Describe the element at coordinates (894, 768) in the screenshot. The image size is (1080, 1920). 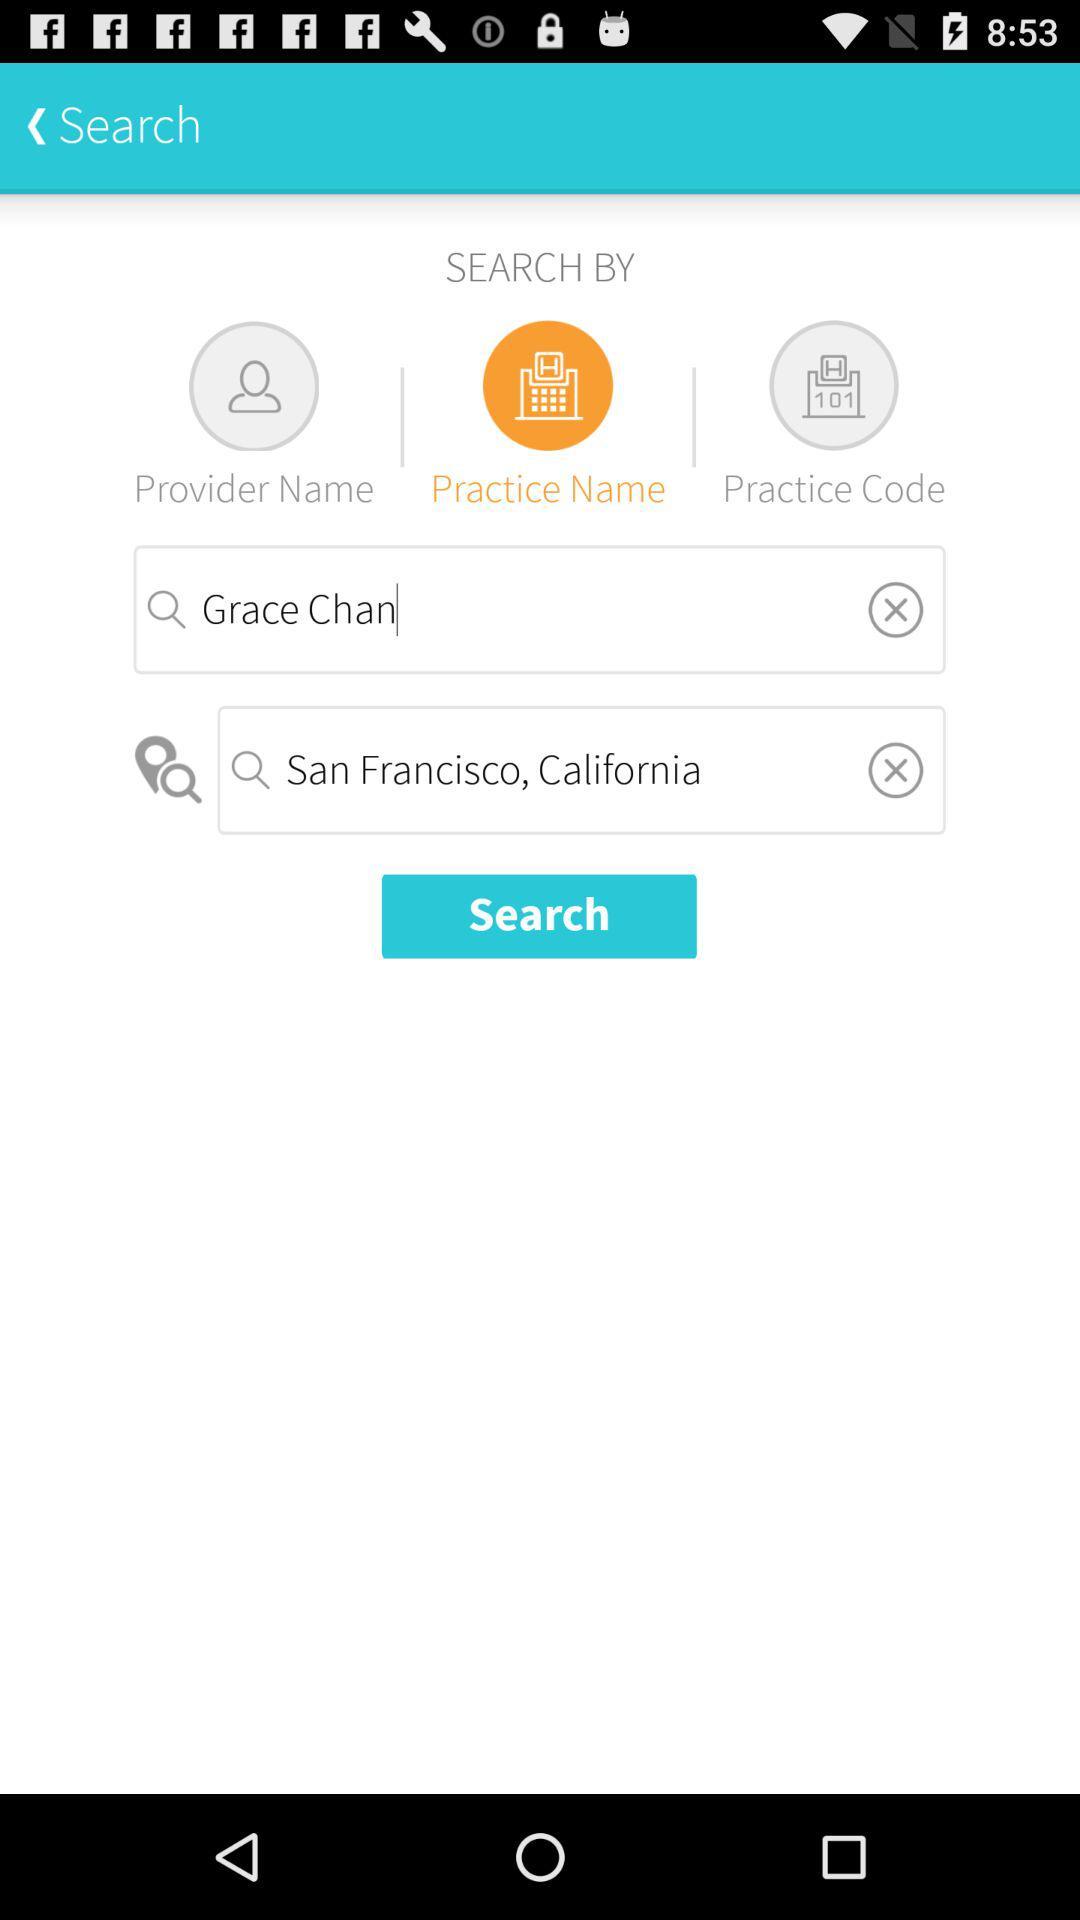
I see `the item on the right` at that location.